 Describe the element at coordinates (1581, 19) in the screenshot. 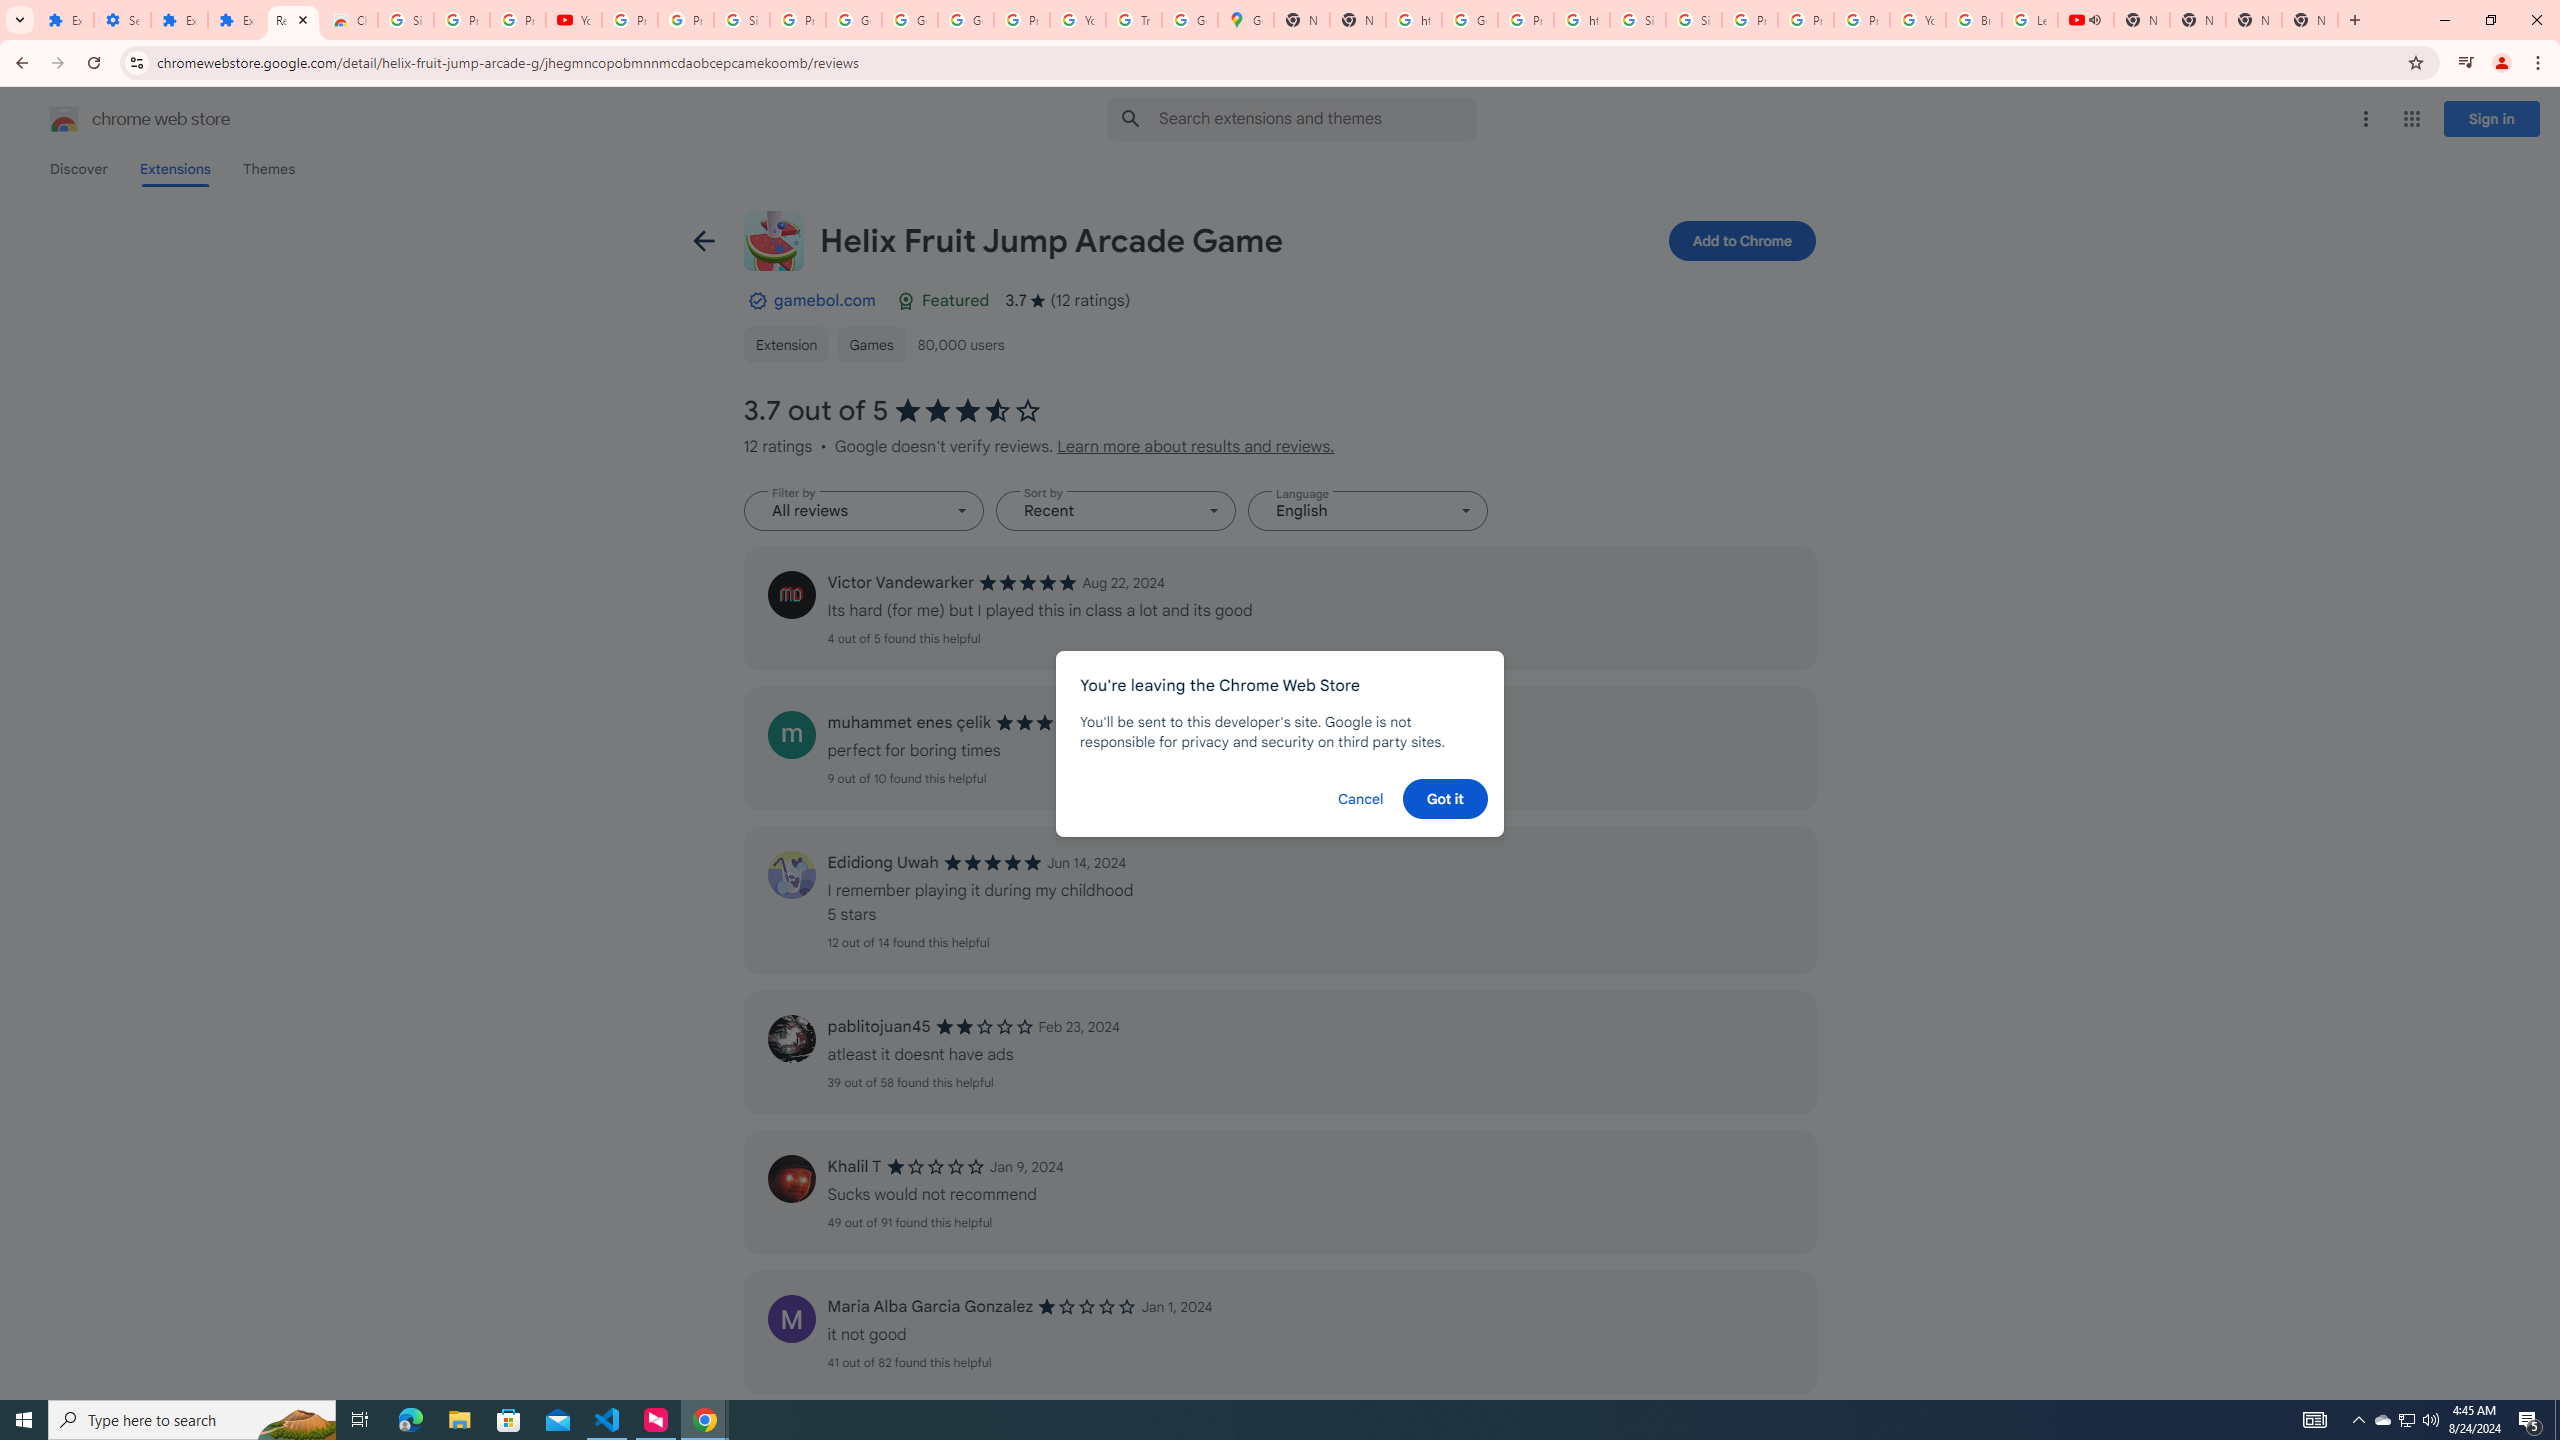

I see `'https://scholar.google.com/'` at that location.